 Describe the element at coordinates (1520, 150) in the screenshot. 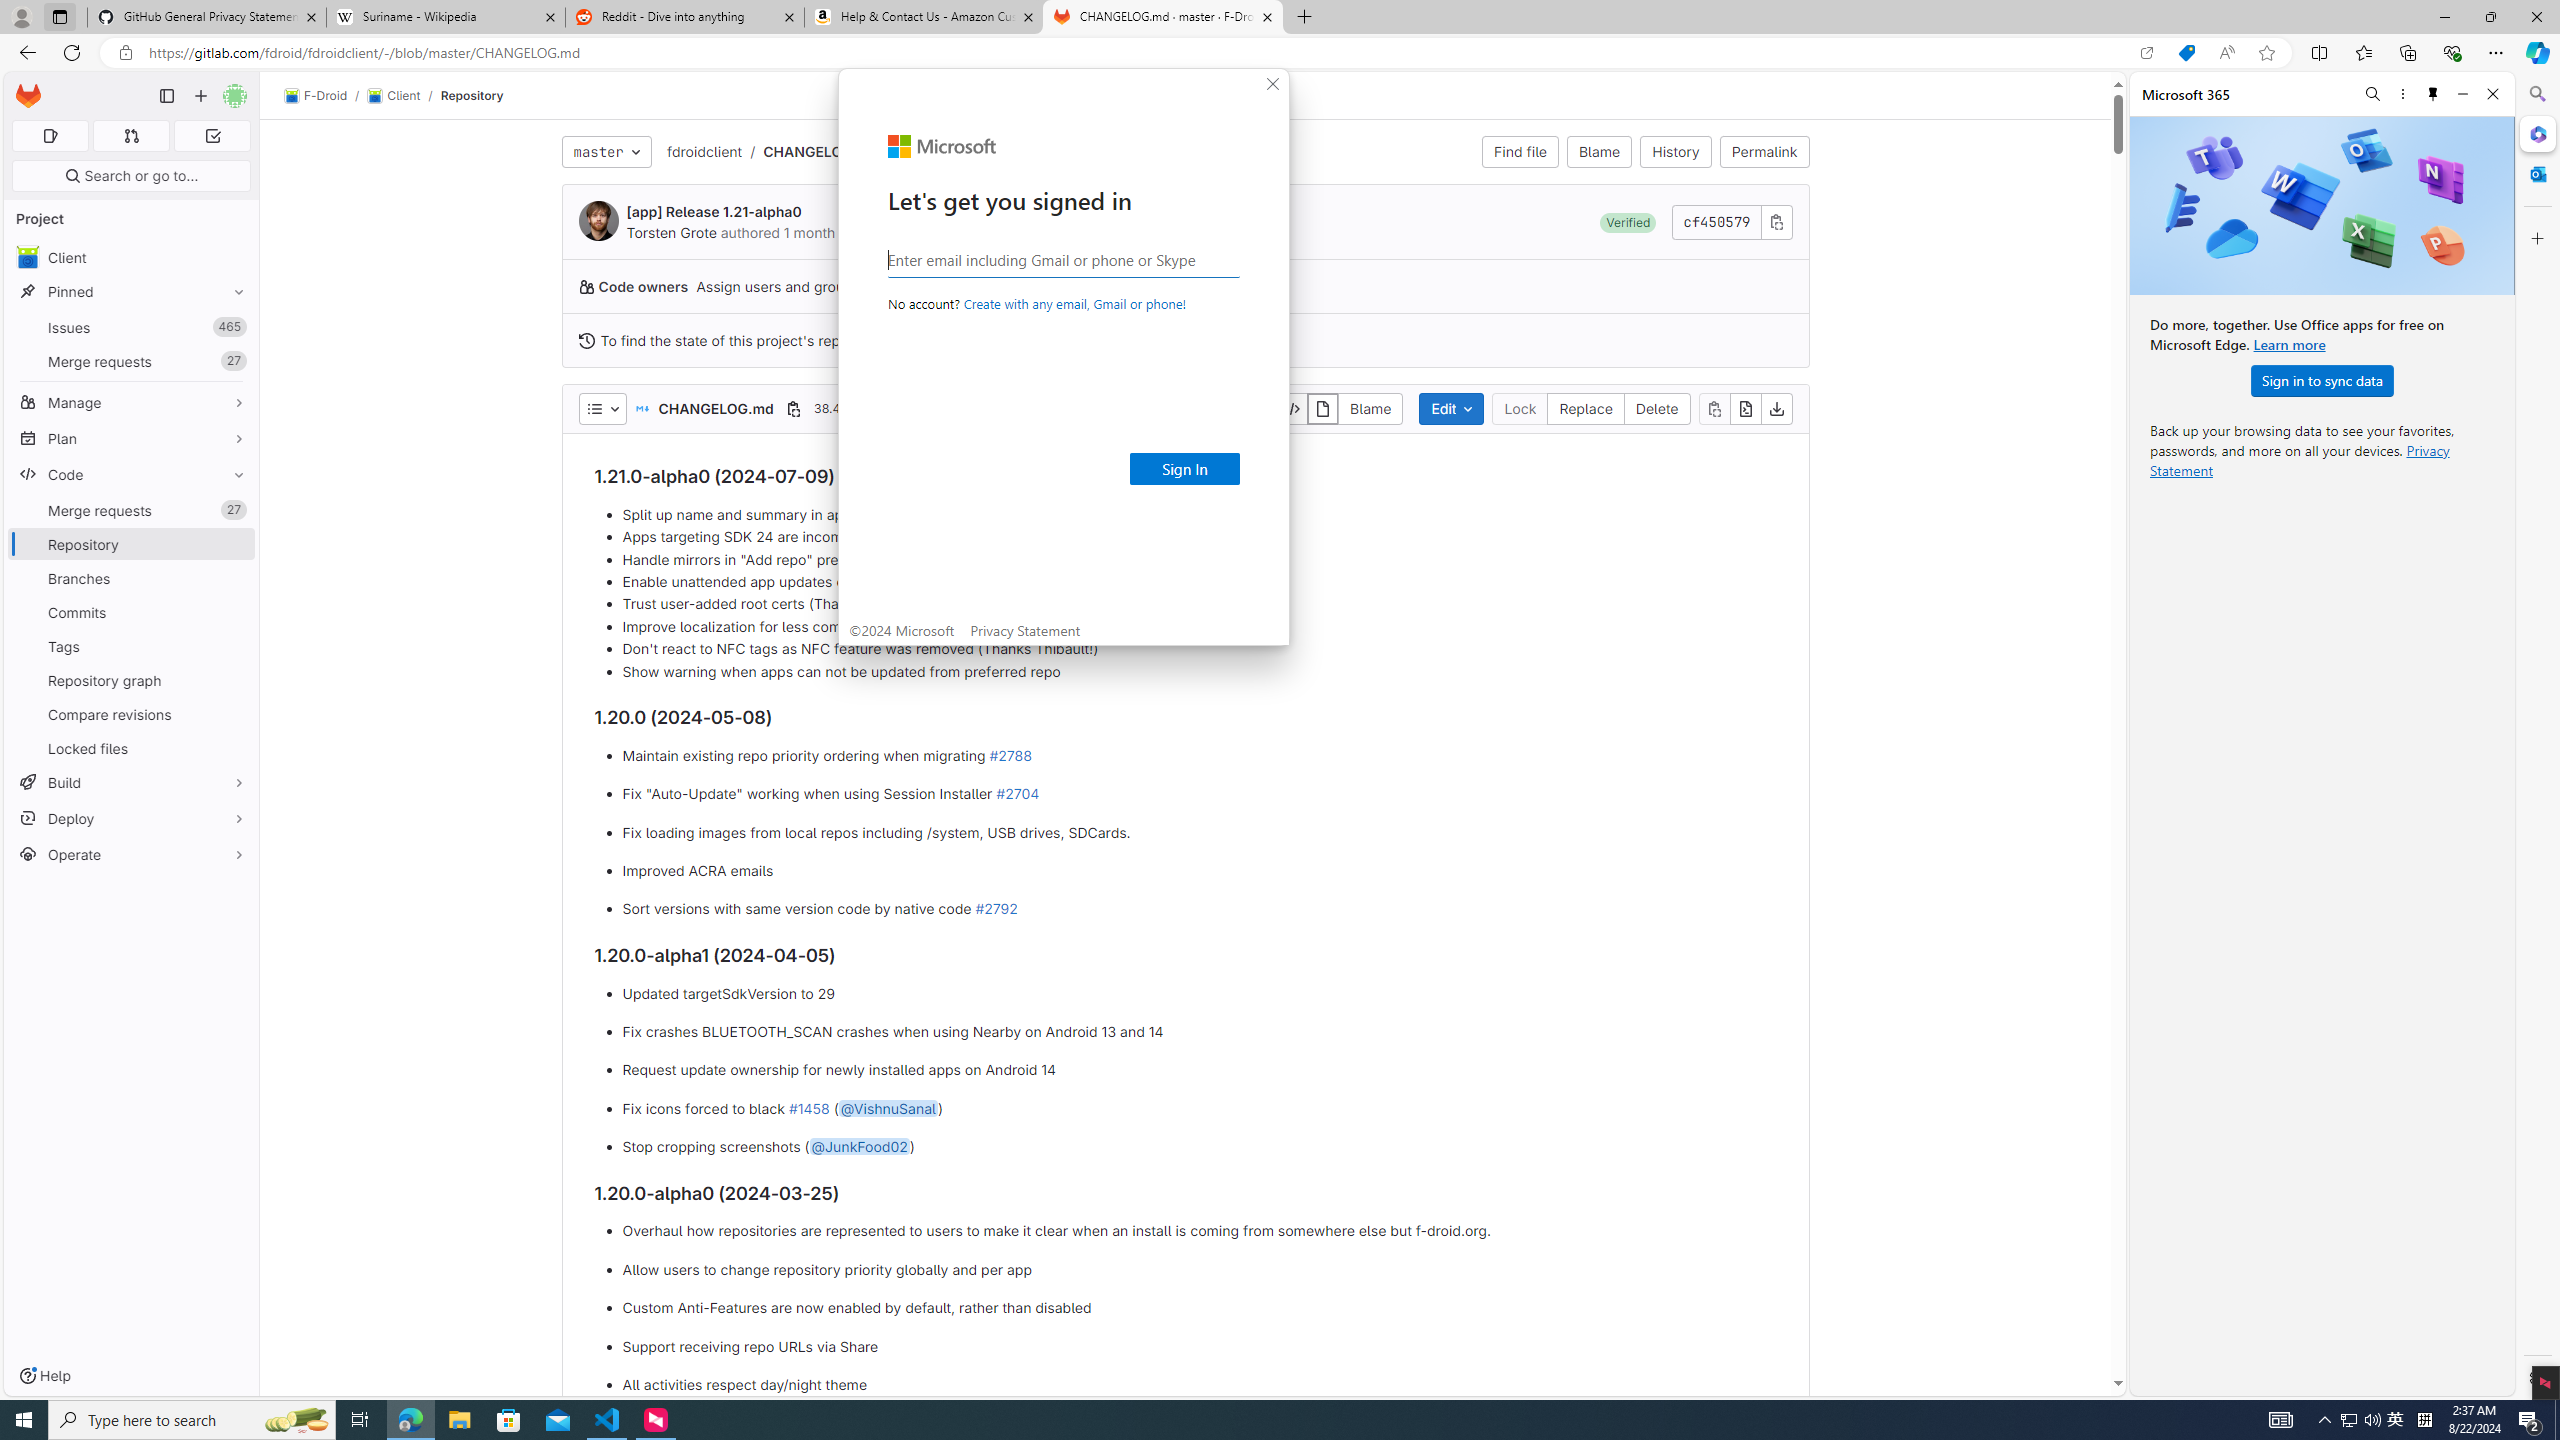

I see `'Find file'` at that location.